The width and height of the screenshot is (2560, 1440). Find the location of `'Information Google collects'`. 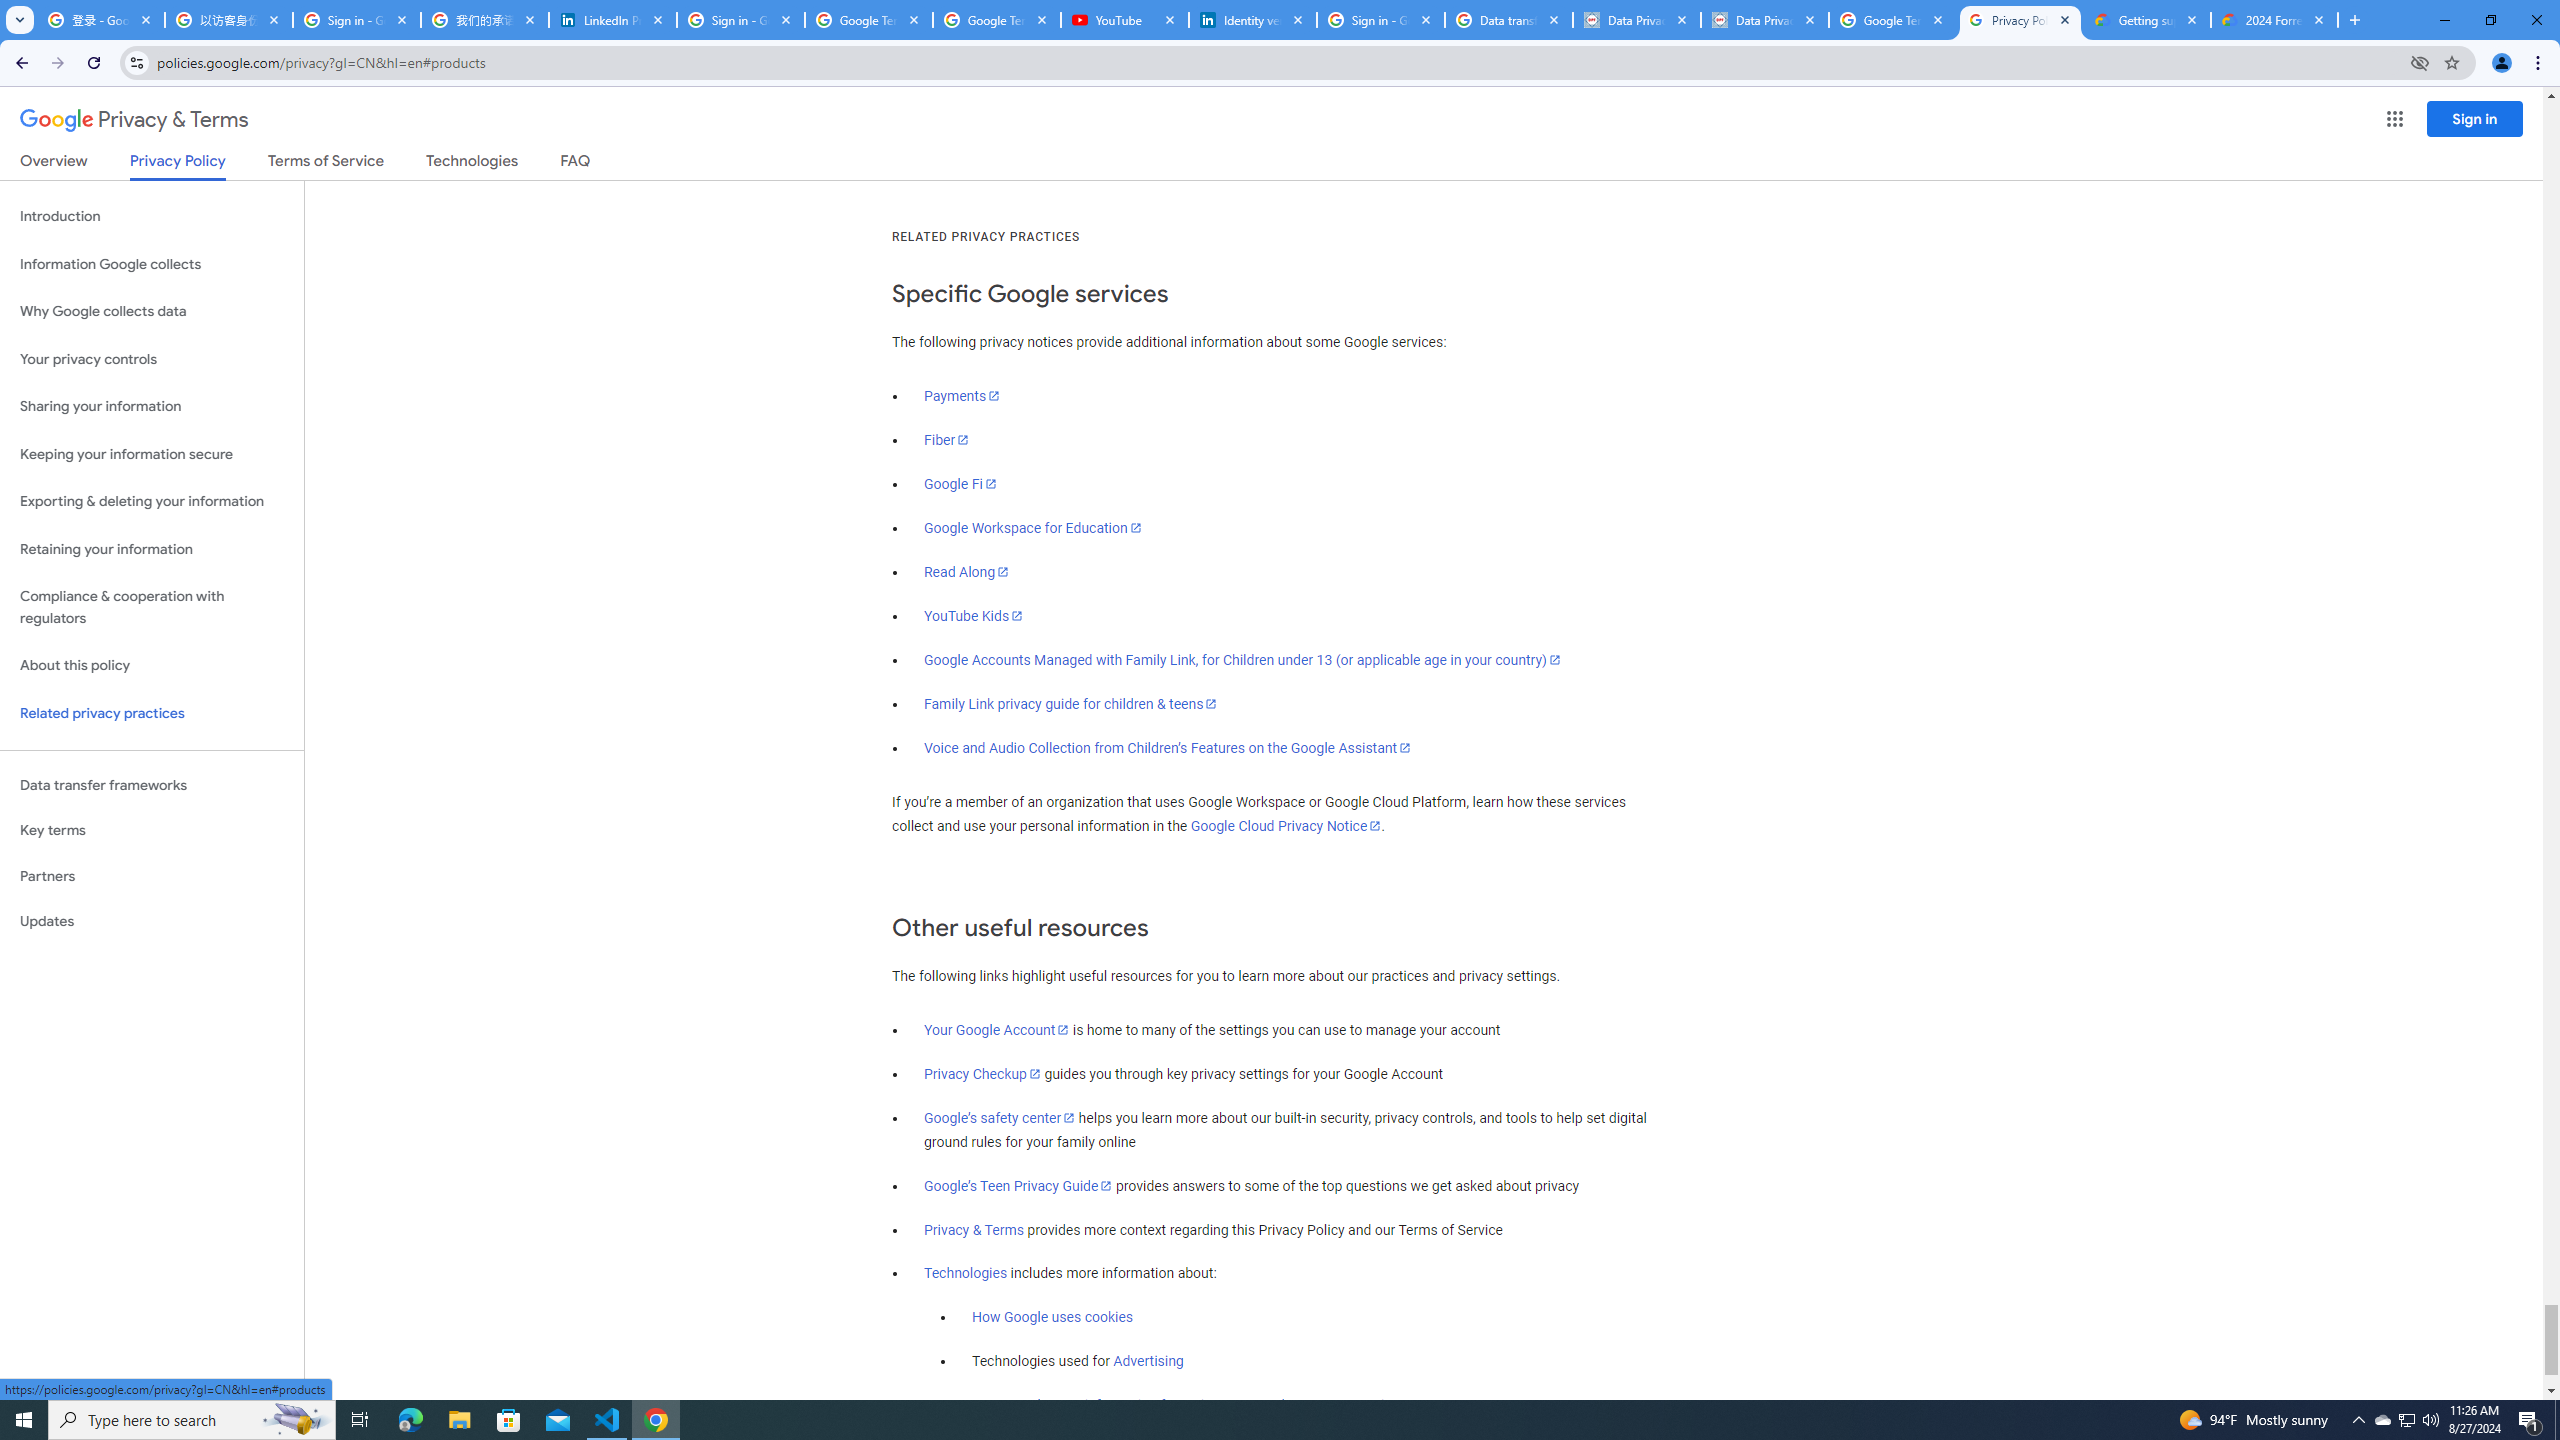

'Information Google collects' is located at coordinates (151, 264).